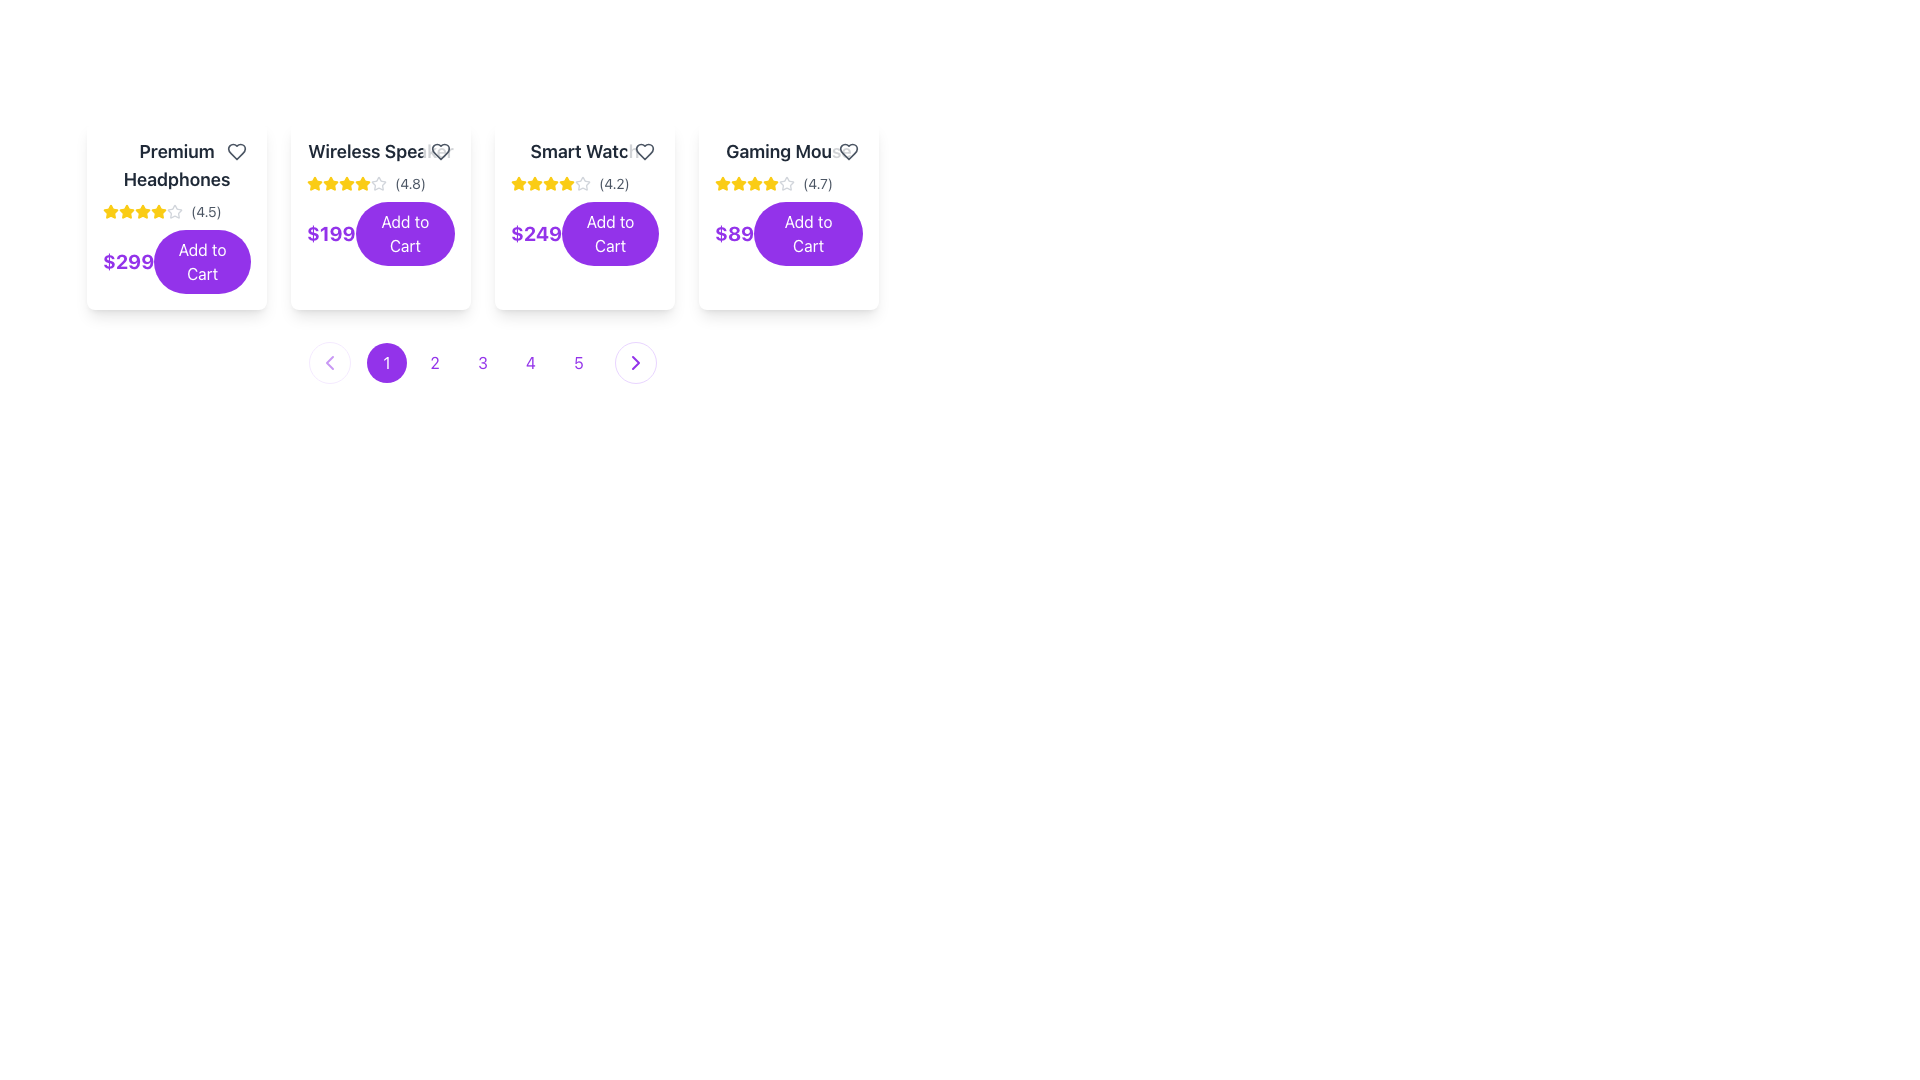  I want to click on the first star icon in the five-star rating system, located within the 'Premium Headphones' card, so click(109, 211).